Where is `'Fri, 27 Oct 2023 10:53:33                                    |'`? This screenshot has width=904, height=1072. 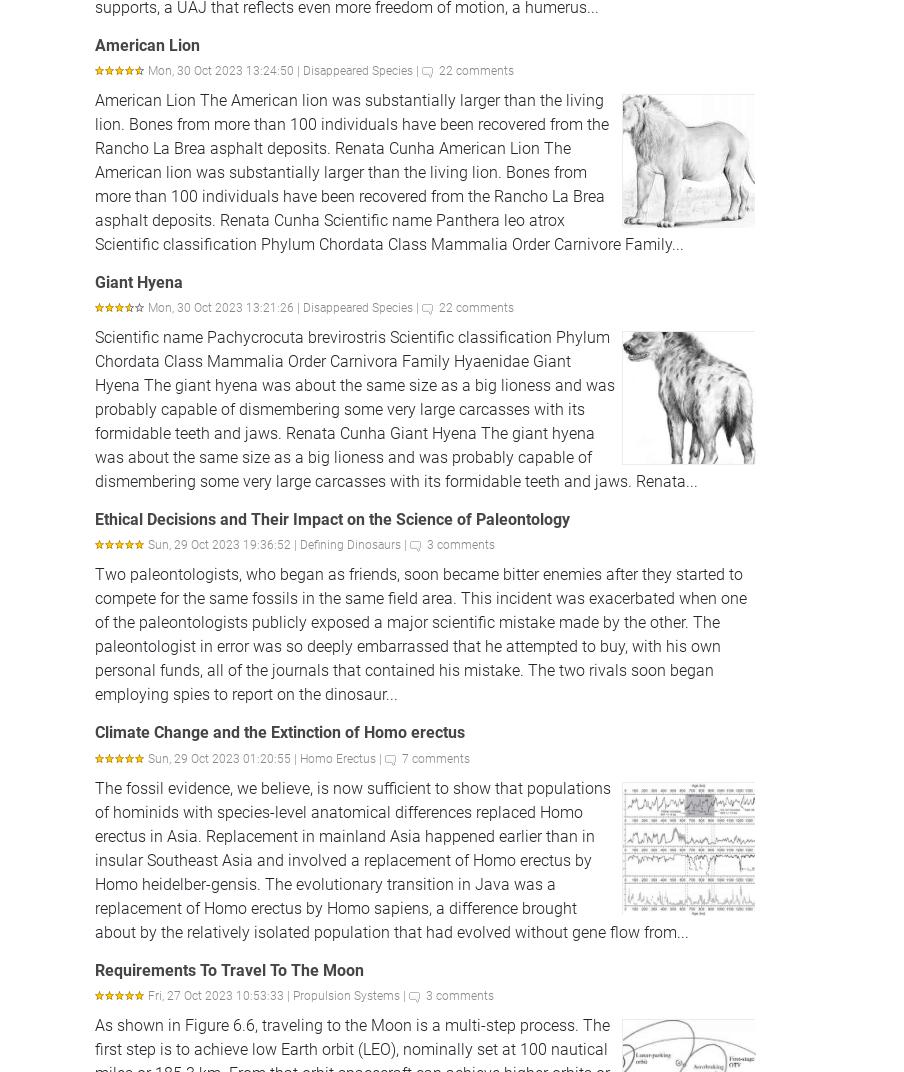 'Fri, 27 Oct 2023 10:53:33                                    |' is located at coordinates (220, 994).